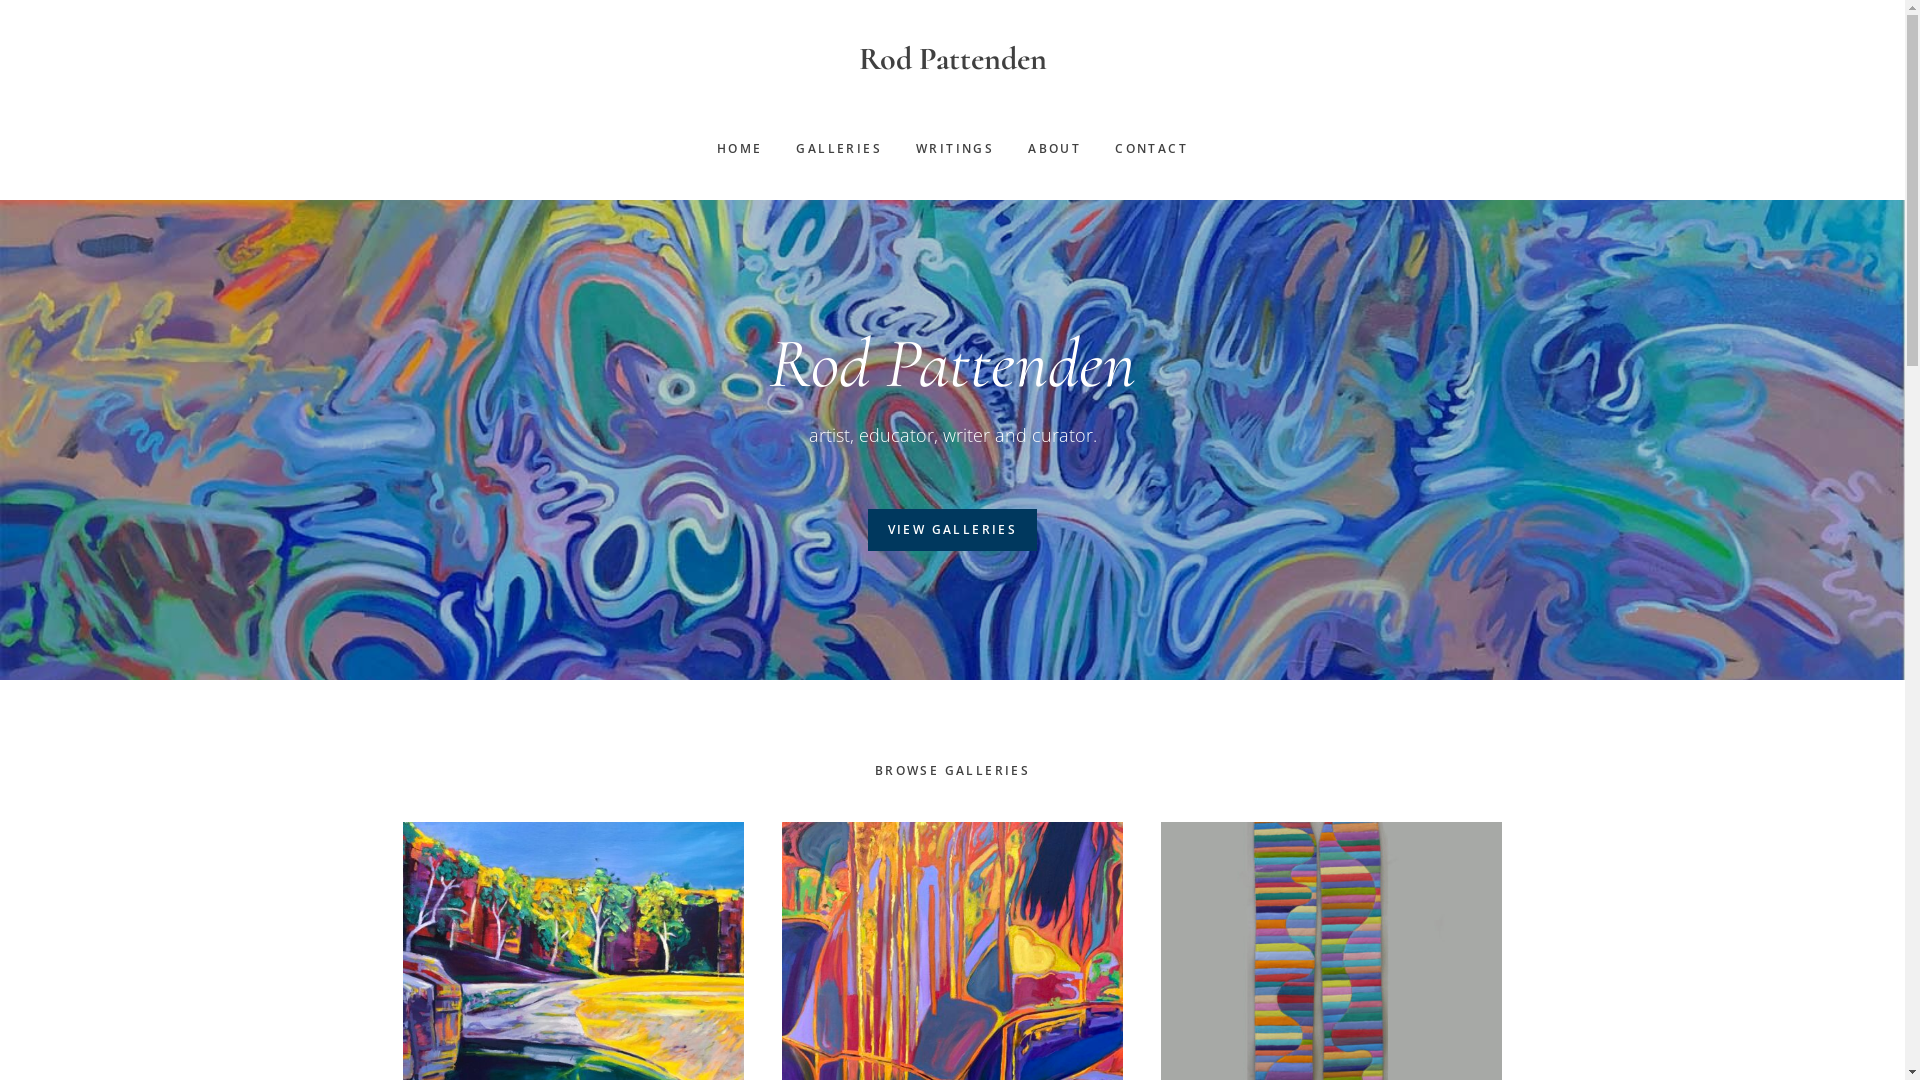 This screenshot has width=1920, height=1080. Describe the element at coordinates (1053, 148) in the screenshot. I see `'ABOUT'` at that location.